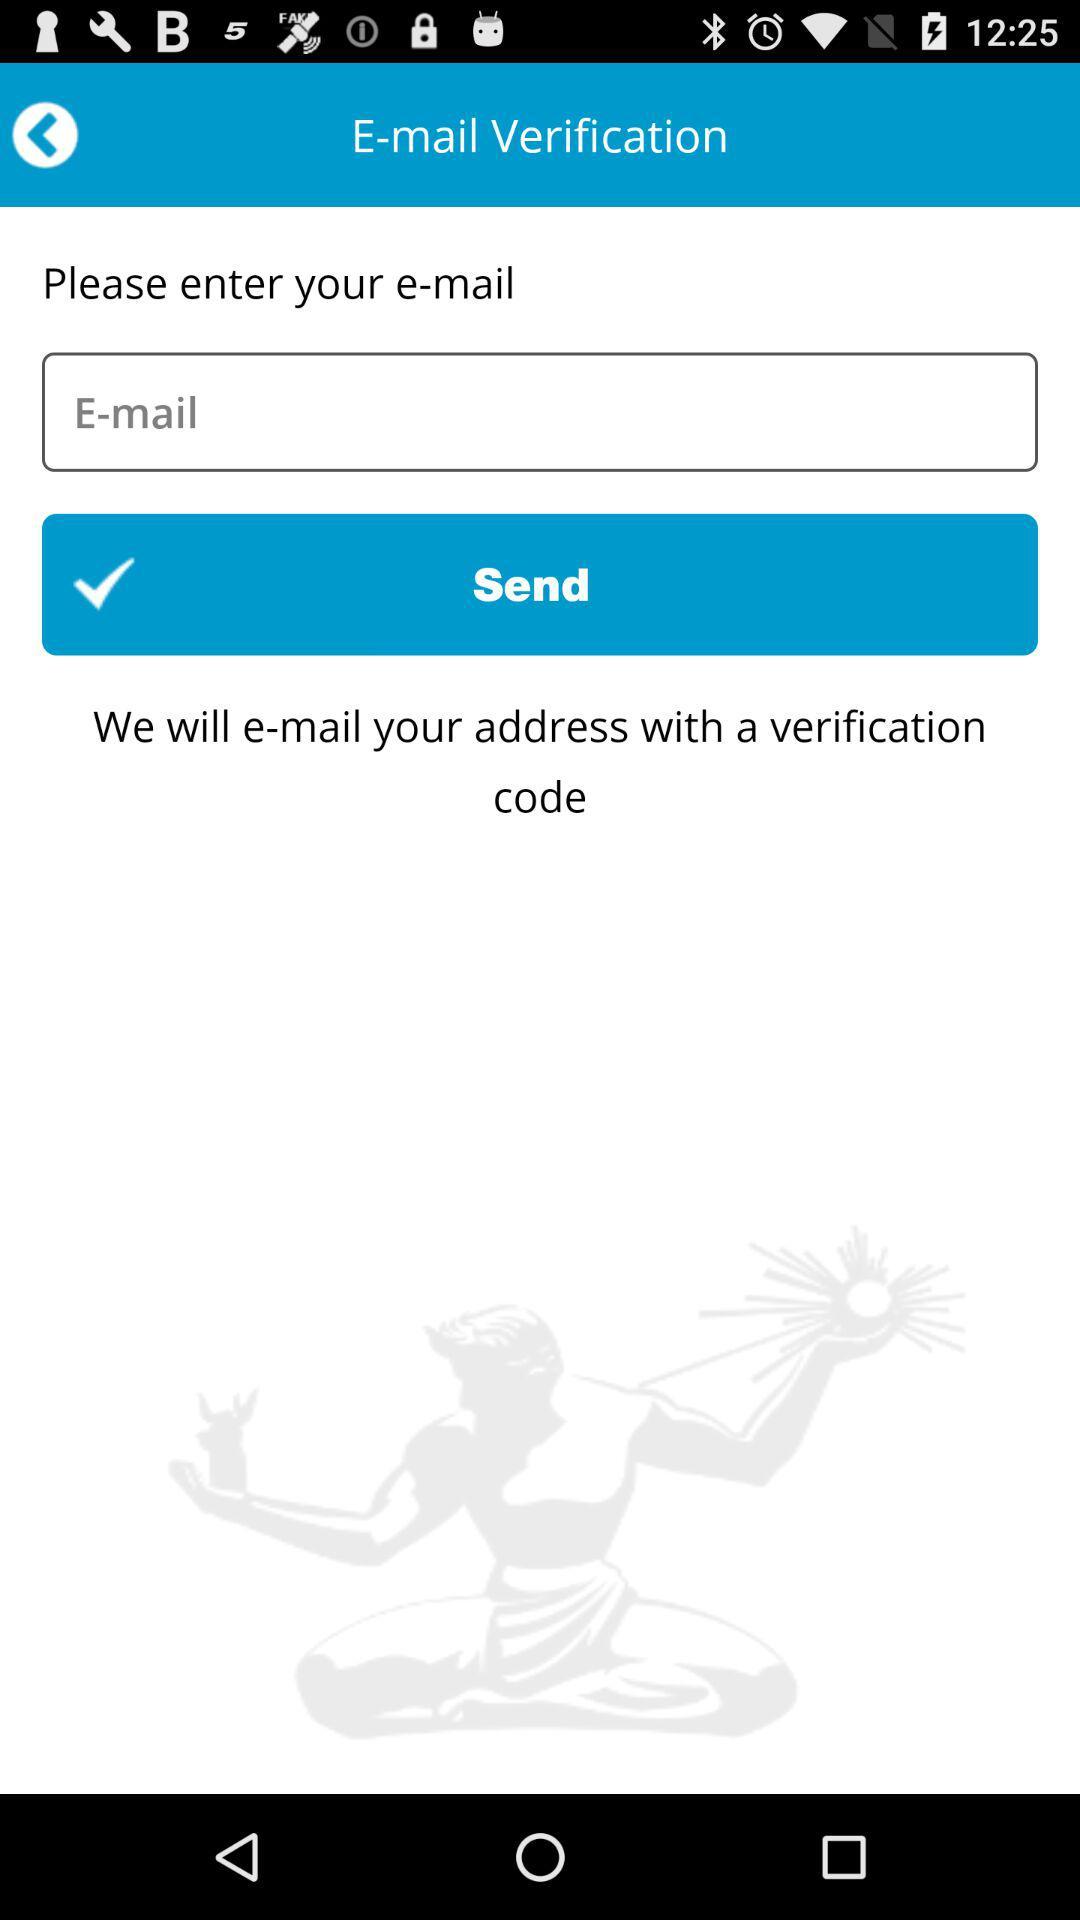 The image size is (1080, 1920). What do you see at coordinates (540, 411) in the screenshot?
I see `box` at bounding box center [540, 411].